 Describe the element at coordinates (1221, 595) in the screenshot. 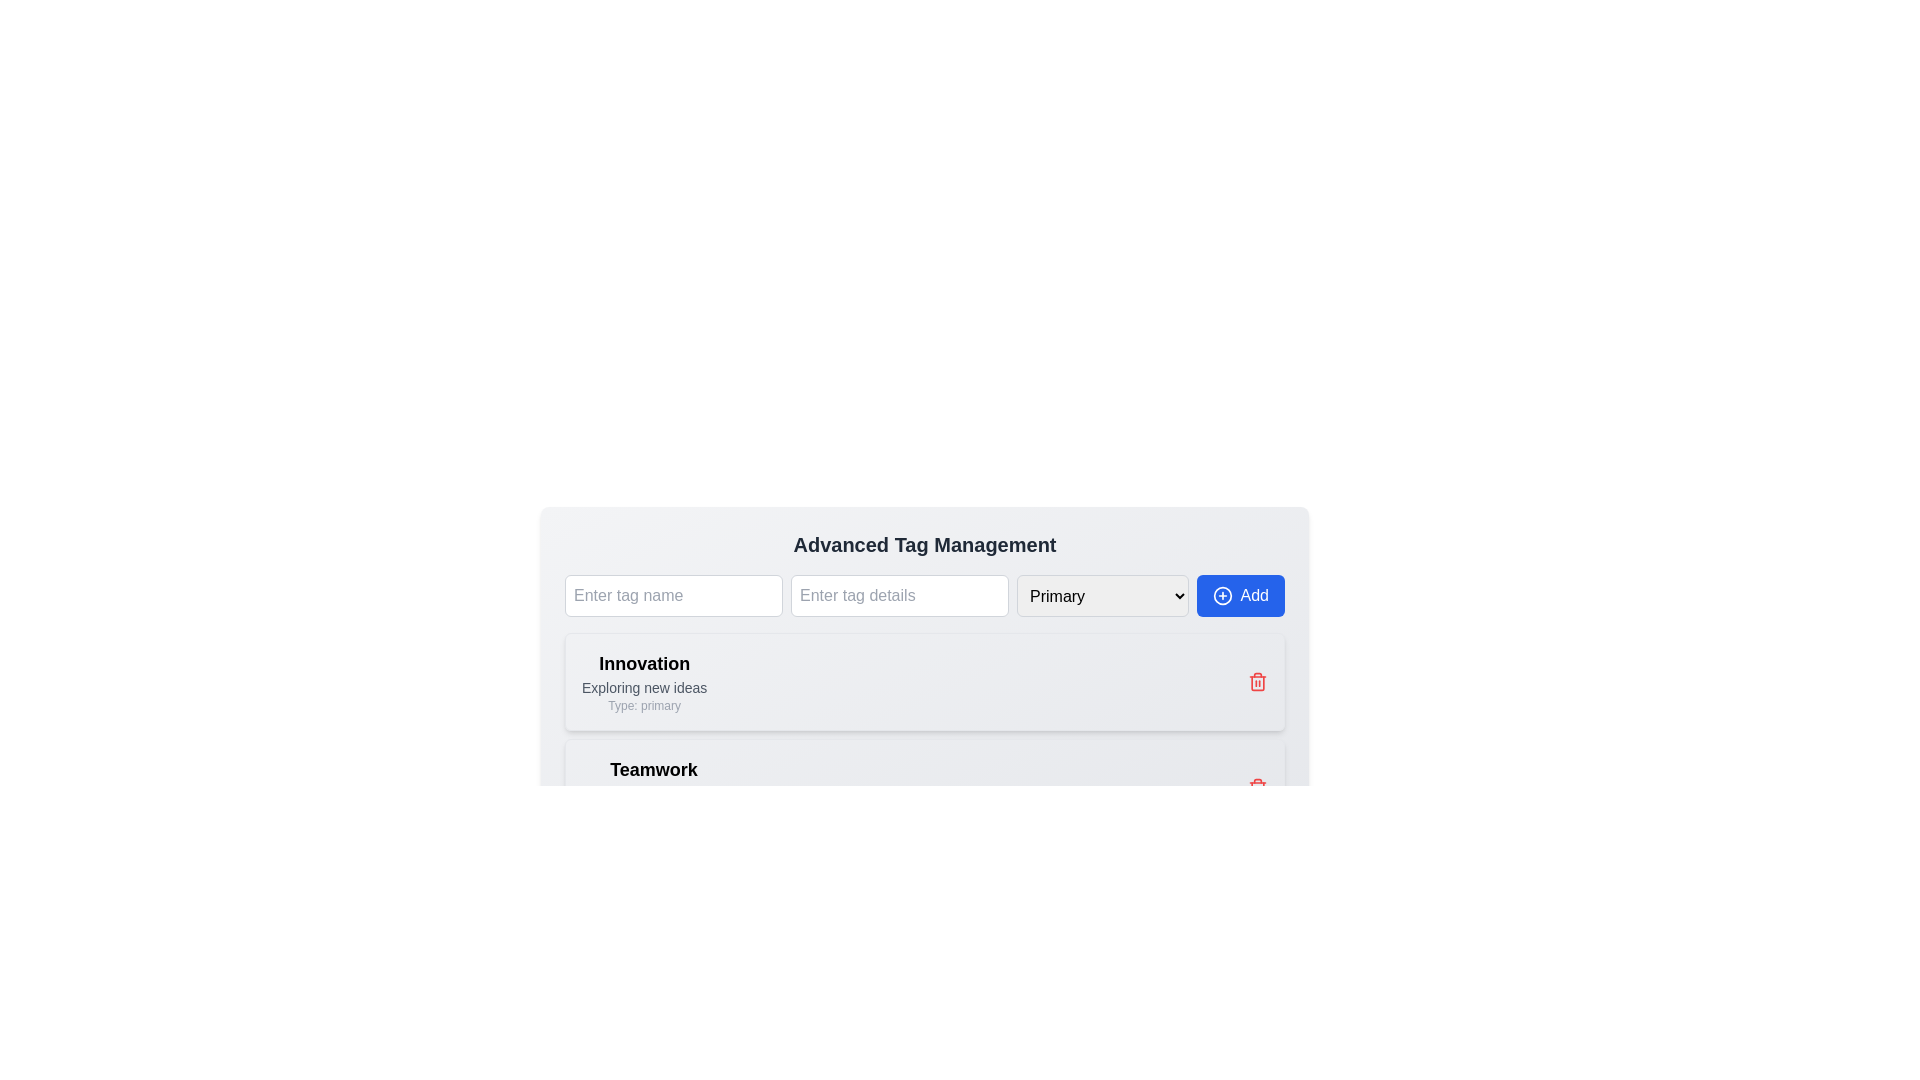

I see `the circular component of the blue 'plus' icon button labeled 'Add' located in the top-right of the 'Advanced Tag Management' section to press the button` at that location.